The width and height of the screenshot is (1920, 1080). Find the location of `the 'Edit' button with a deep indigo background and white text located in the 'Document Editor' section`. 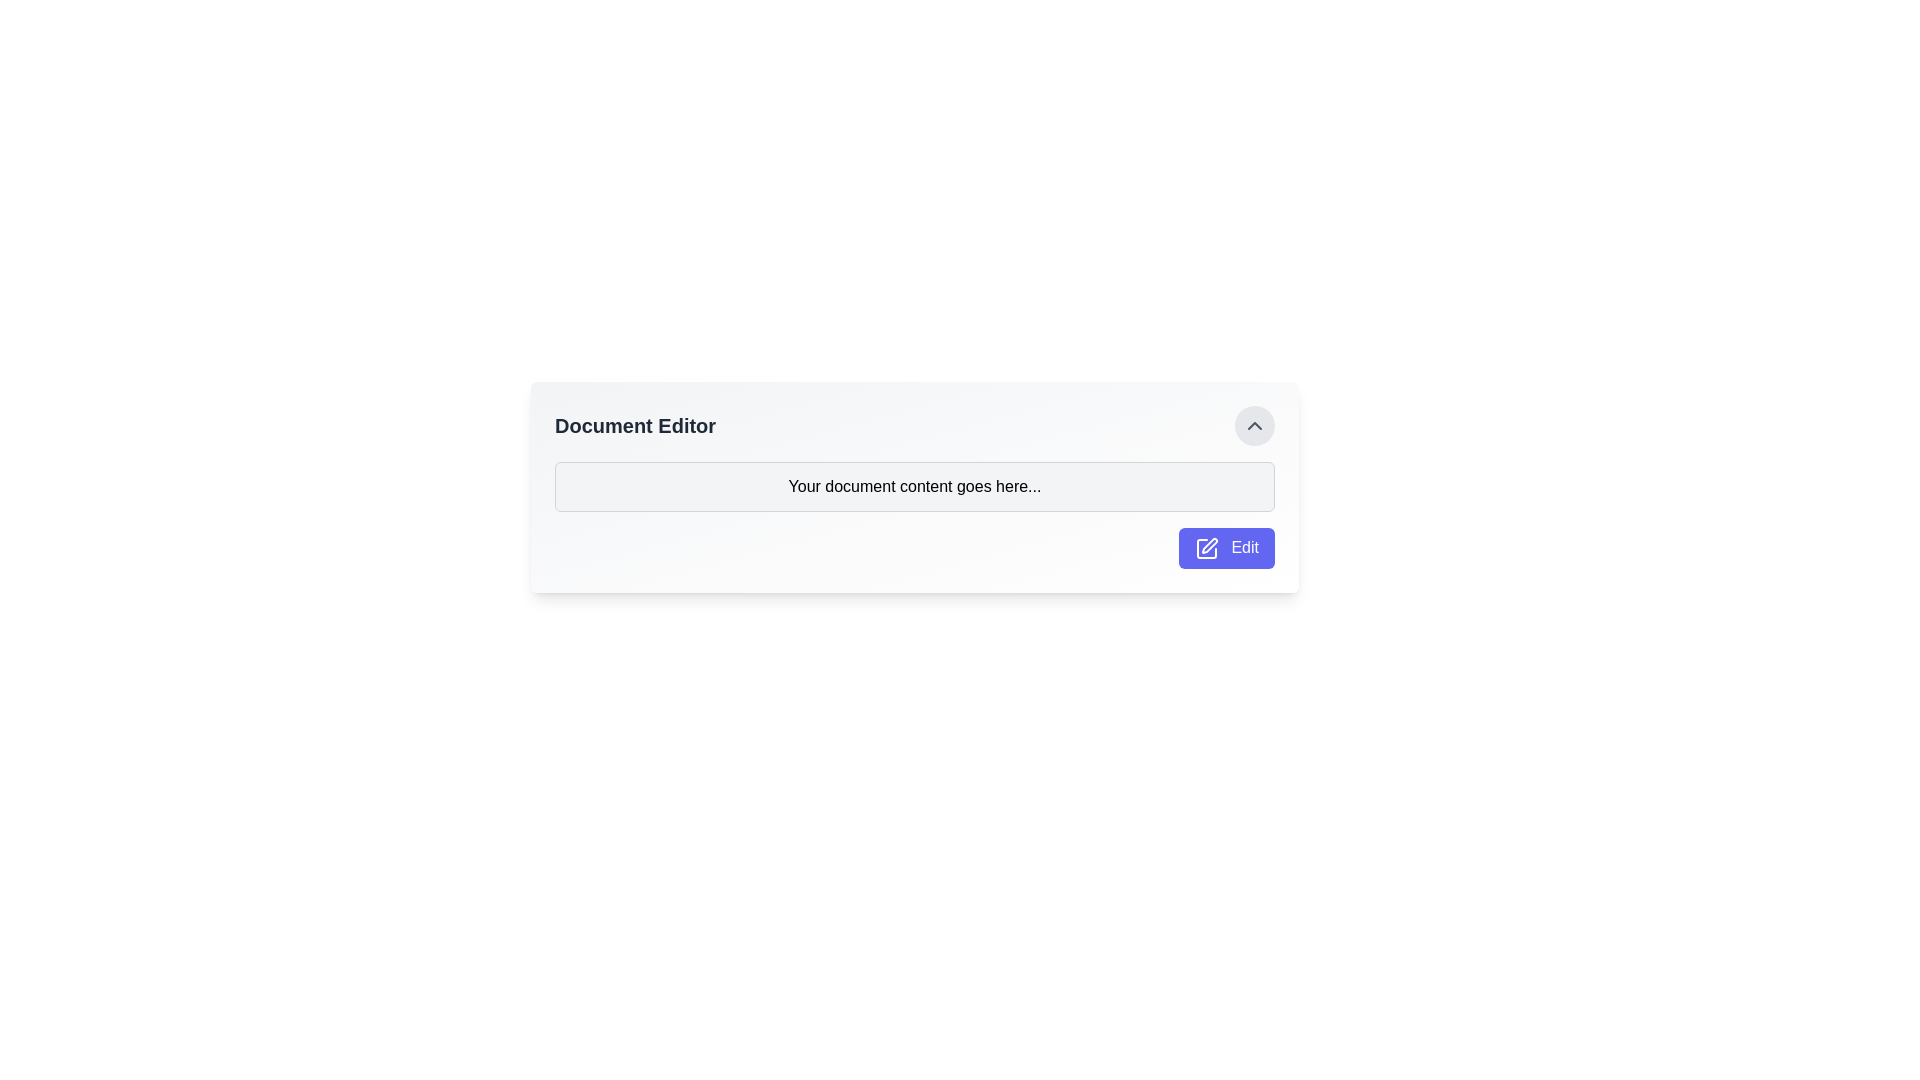

the 'Edit' button with a deep indigo background and white text located in the 'Document Editor' section is located at coordinates (1226, 548).